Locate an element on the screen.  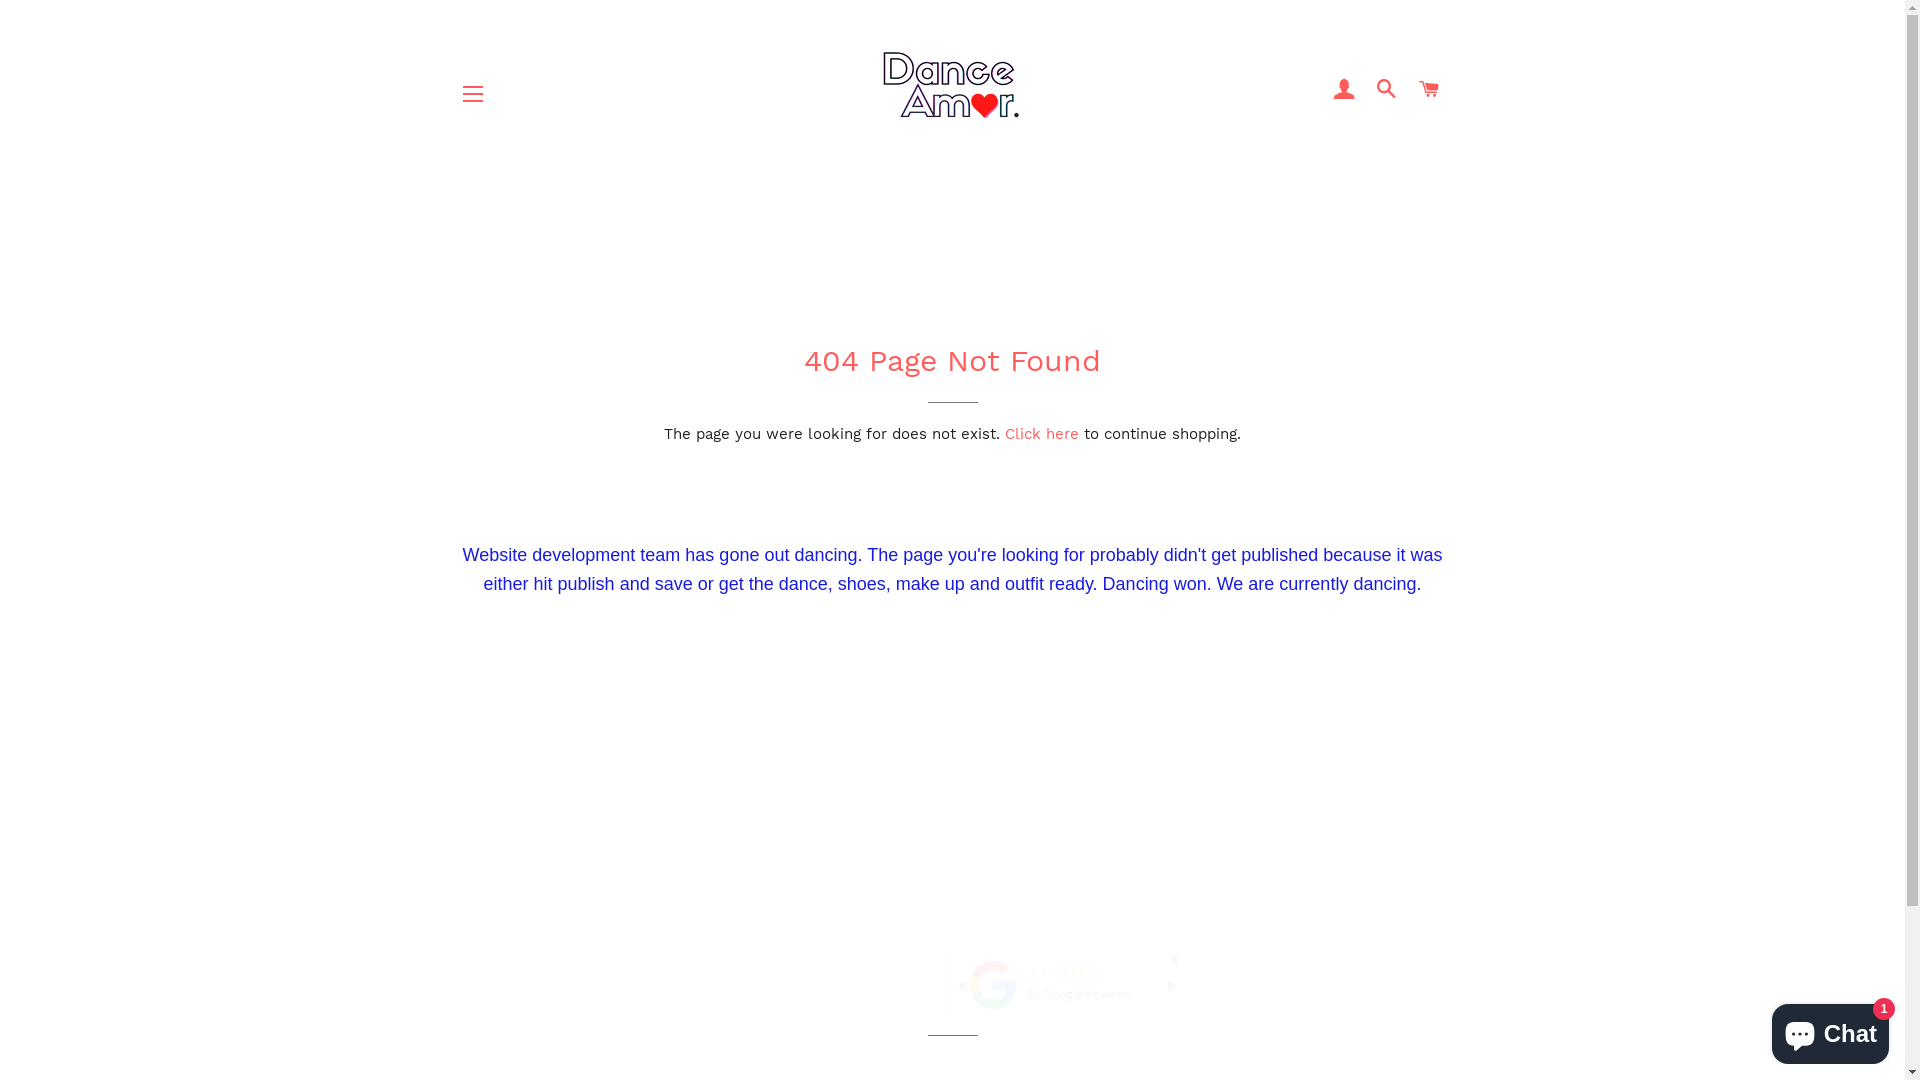
'SITE NAVIGATION' is located at coordinates (472, 93).